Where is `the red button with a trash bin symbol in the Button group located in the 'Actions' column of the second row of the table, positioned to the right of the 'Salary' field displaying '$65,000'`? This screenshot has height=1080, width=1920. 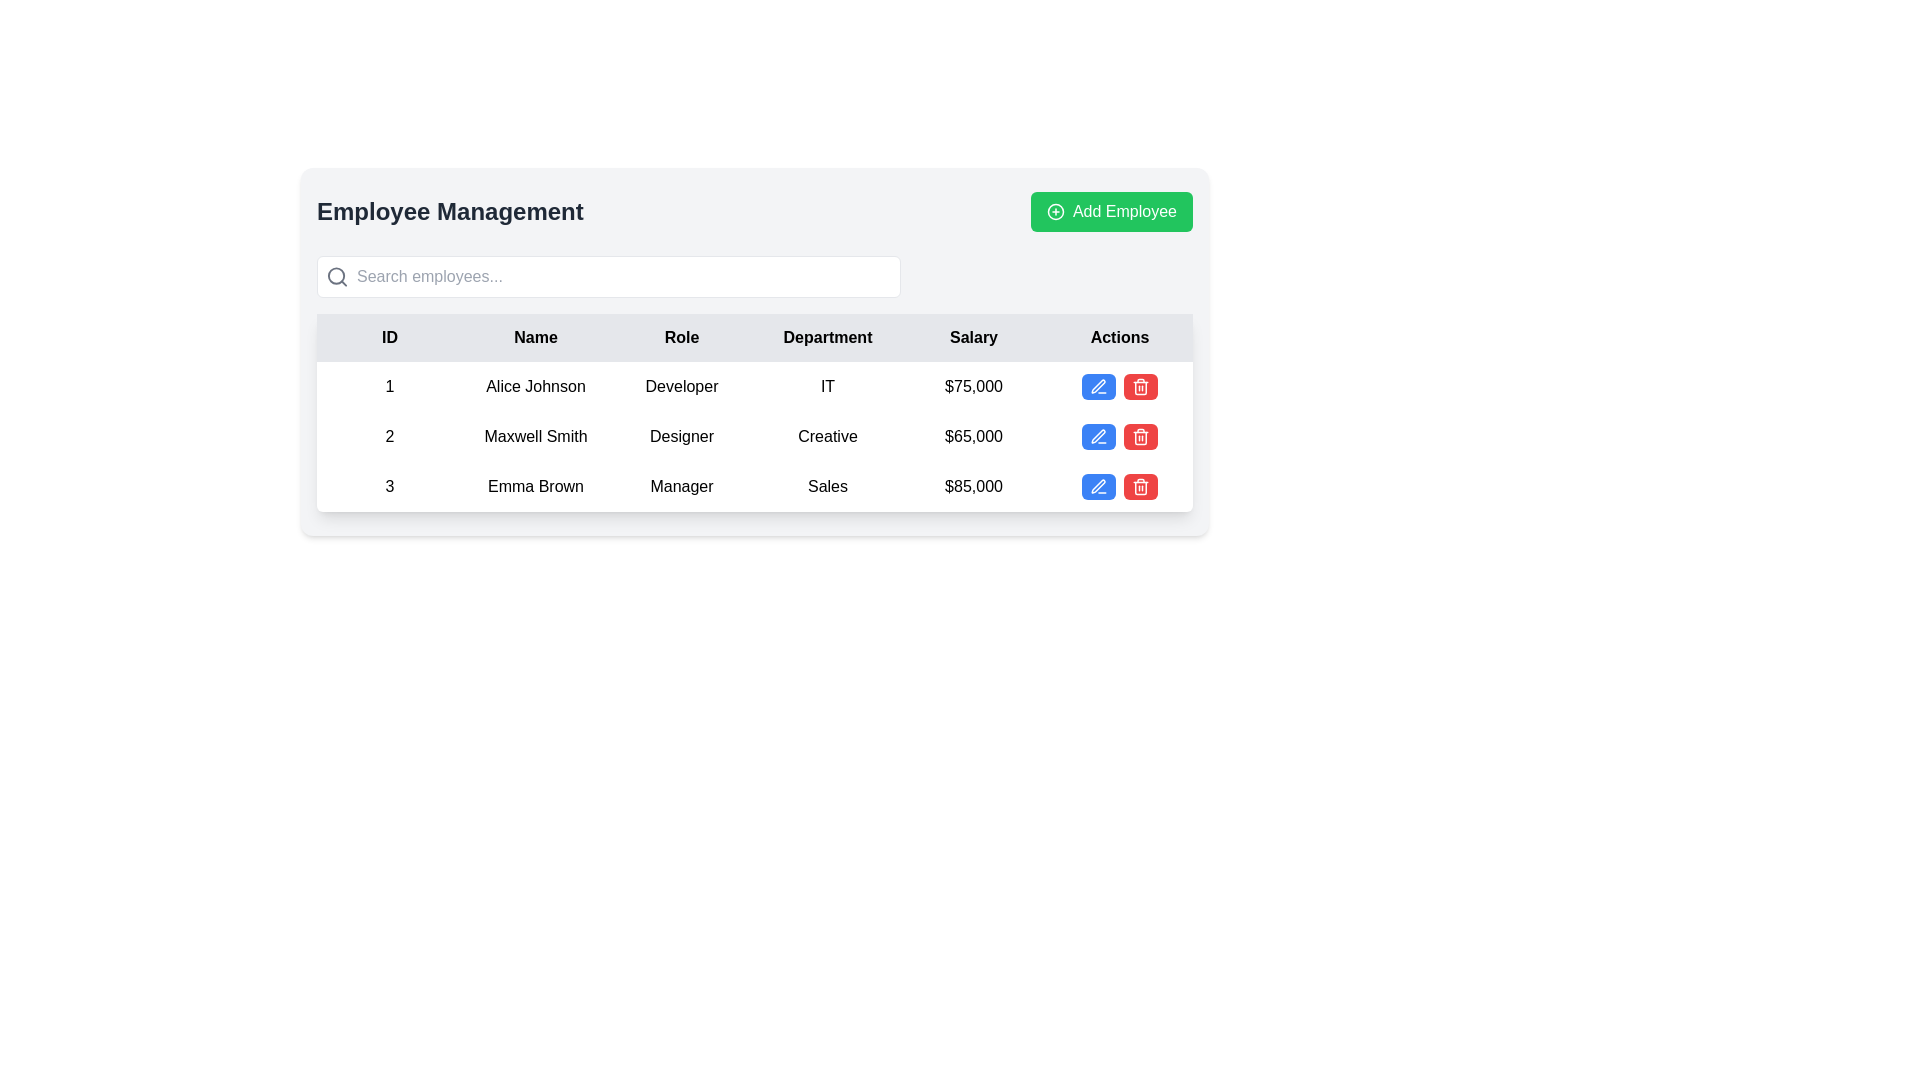 the red button with a trash bin symbol in the Button group located in the 'Actions' column of the second row of the table, positioned to the right of the 'Salary' field displaying '$65,000' is located at coordinates (1118, 435).